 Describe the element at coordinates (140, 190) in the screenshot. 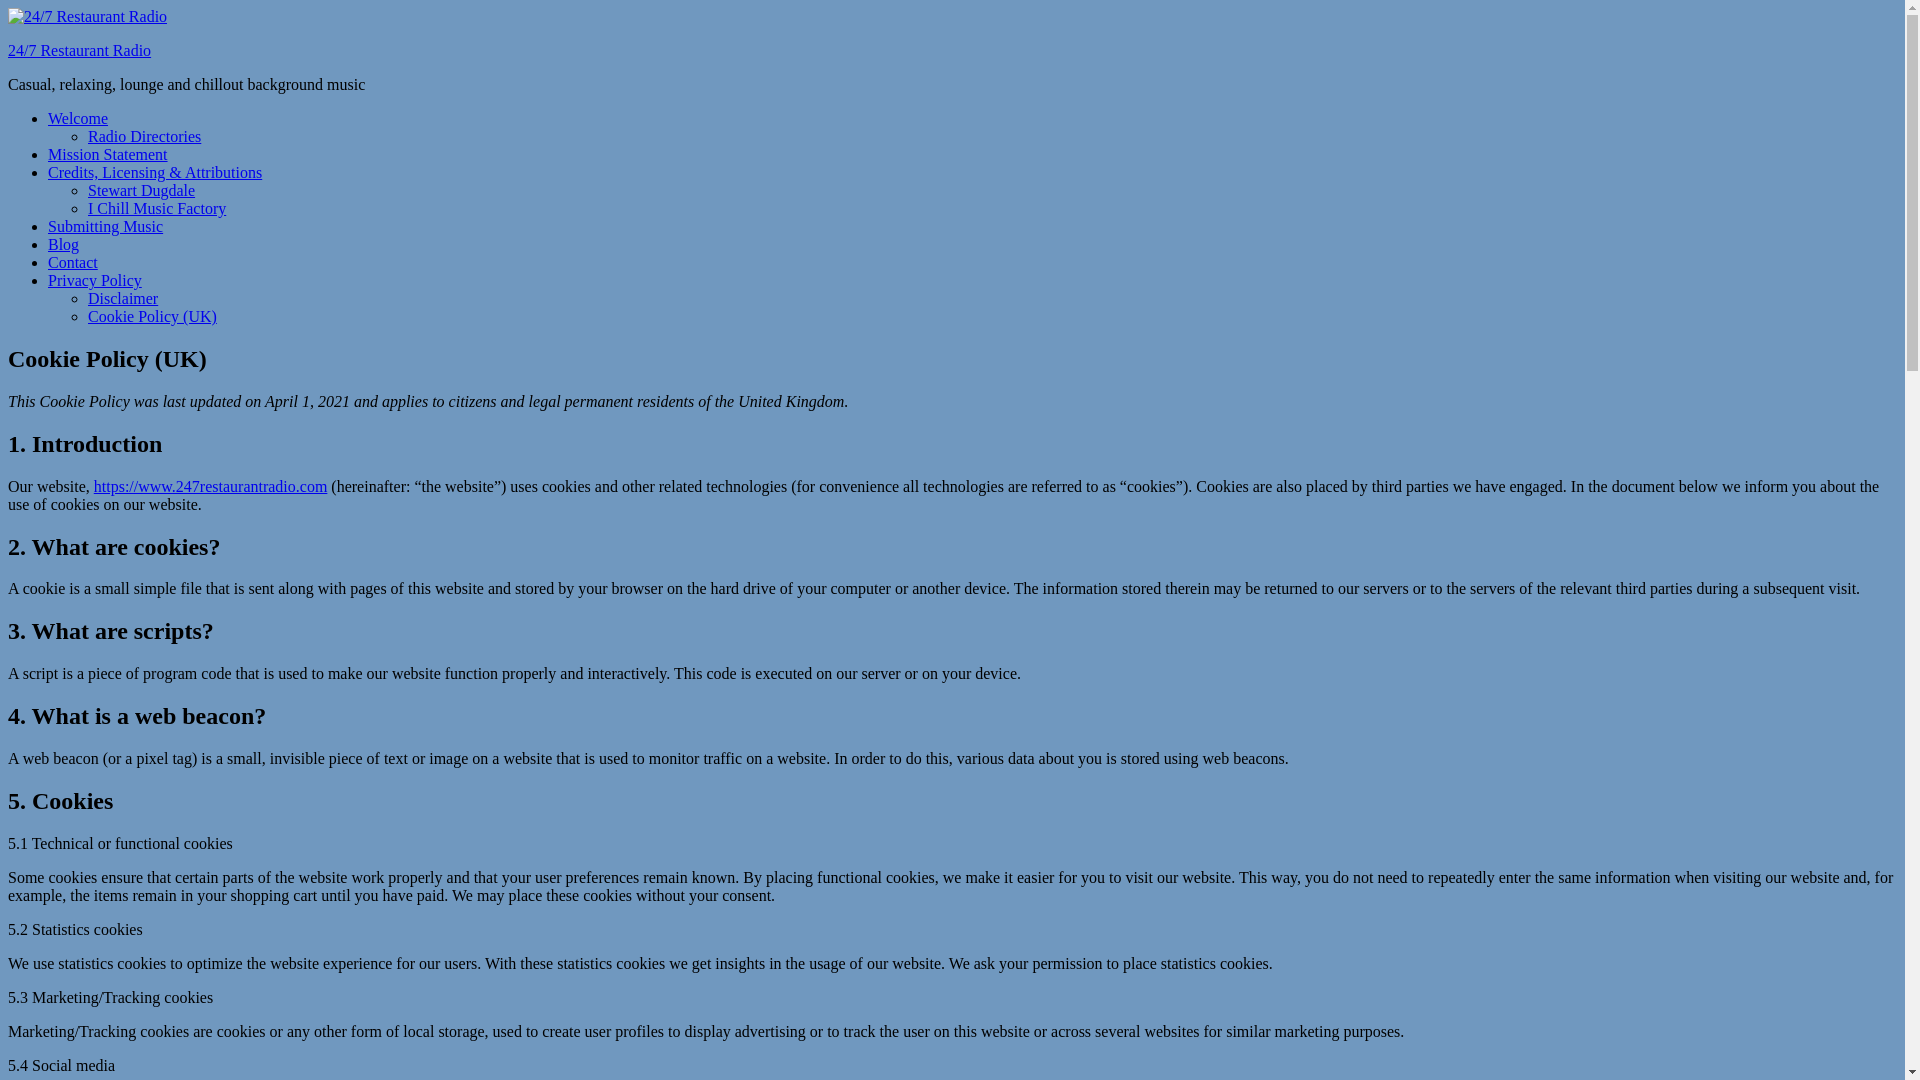

I see `'Stewart Dugdale'` at that location.